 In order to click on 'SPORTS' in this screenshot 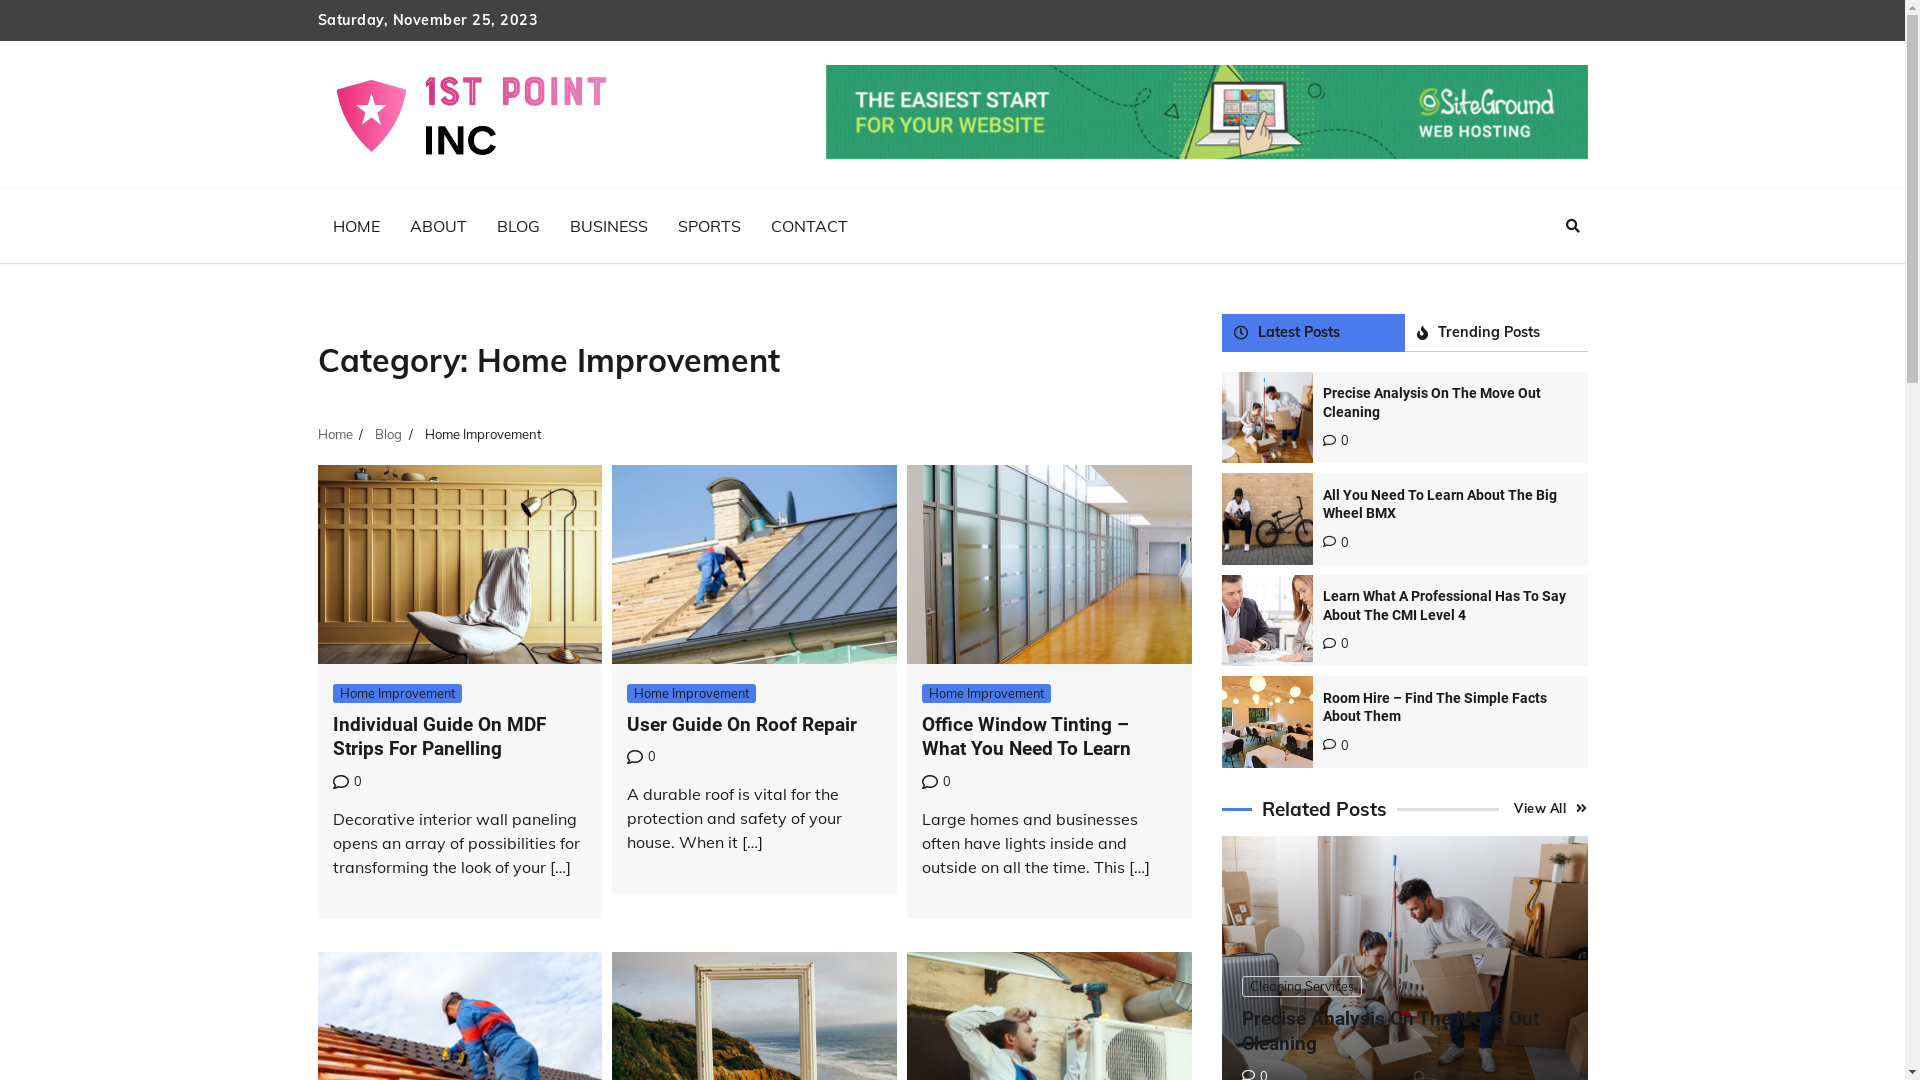, I will do `click(662, 225)`.